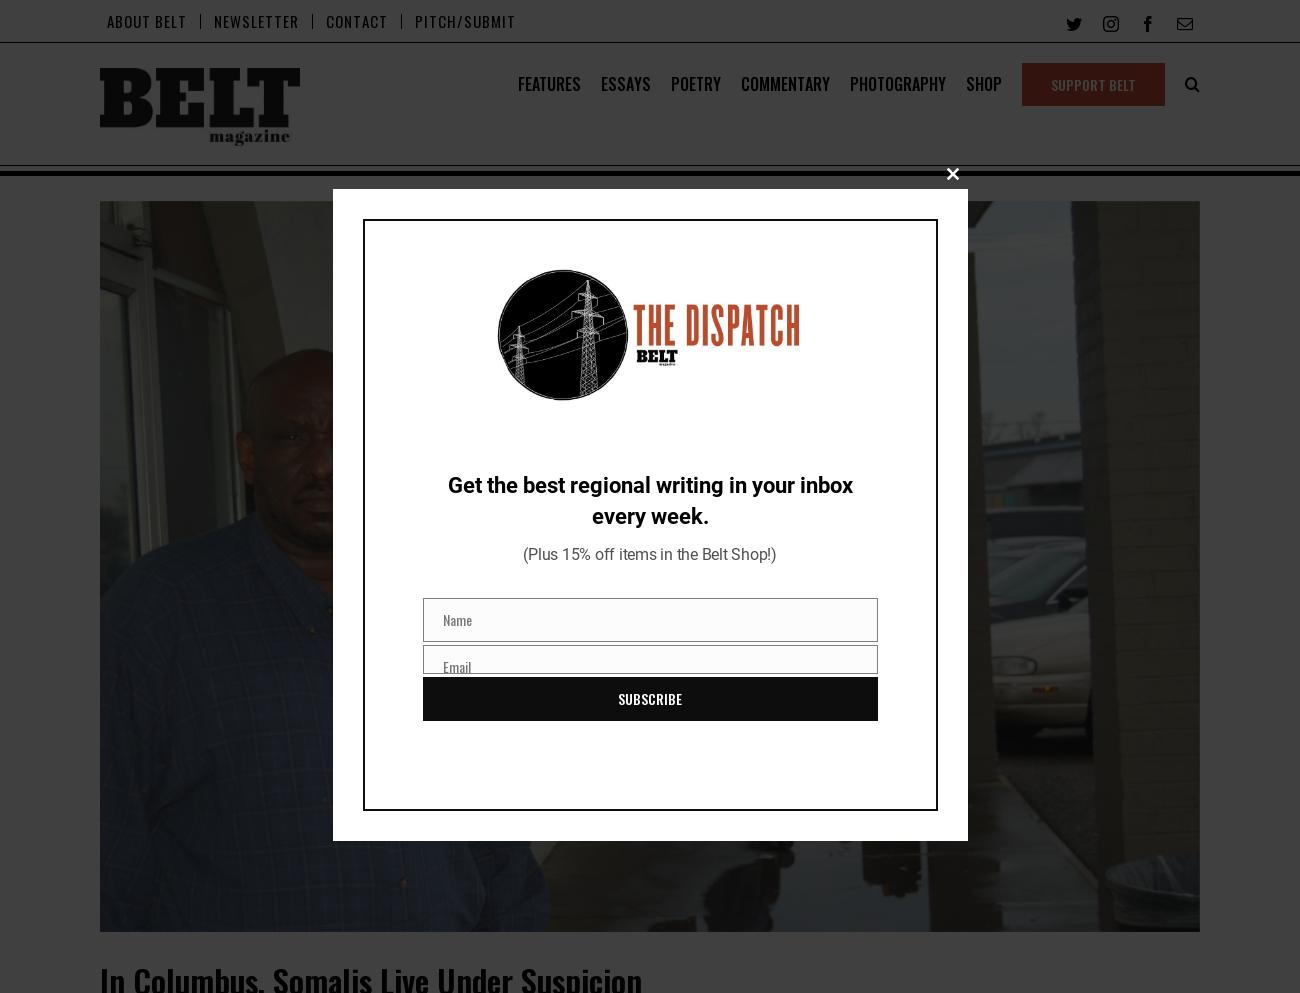 The height and width of the screenshot is (993, 1300). What do you see at coordinates (565, 153) in the screenshot?
I see `'HISTORY'` at bounding box center [565, 153].